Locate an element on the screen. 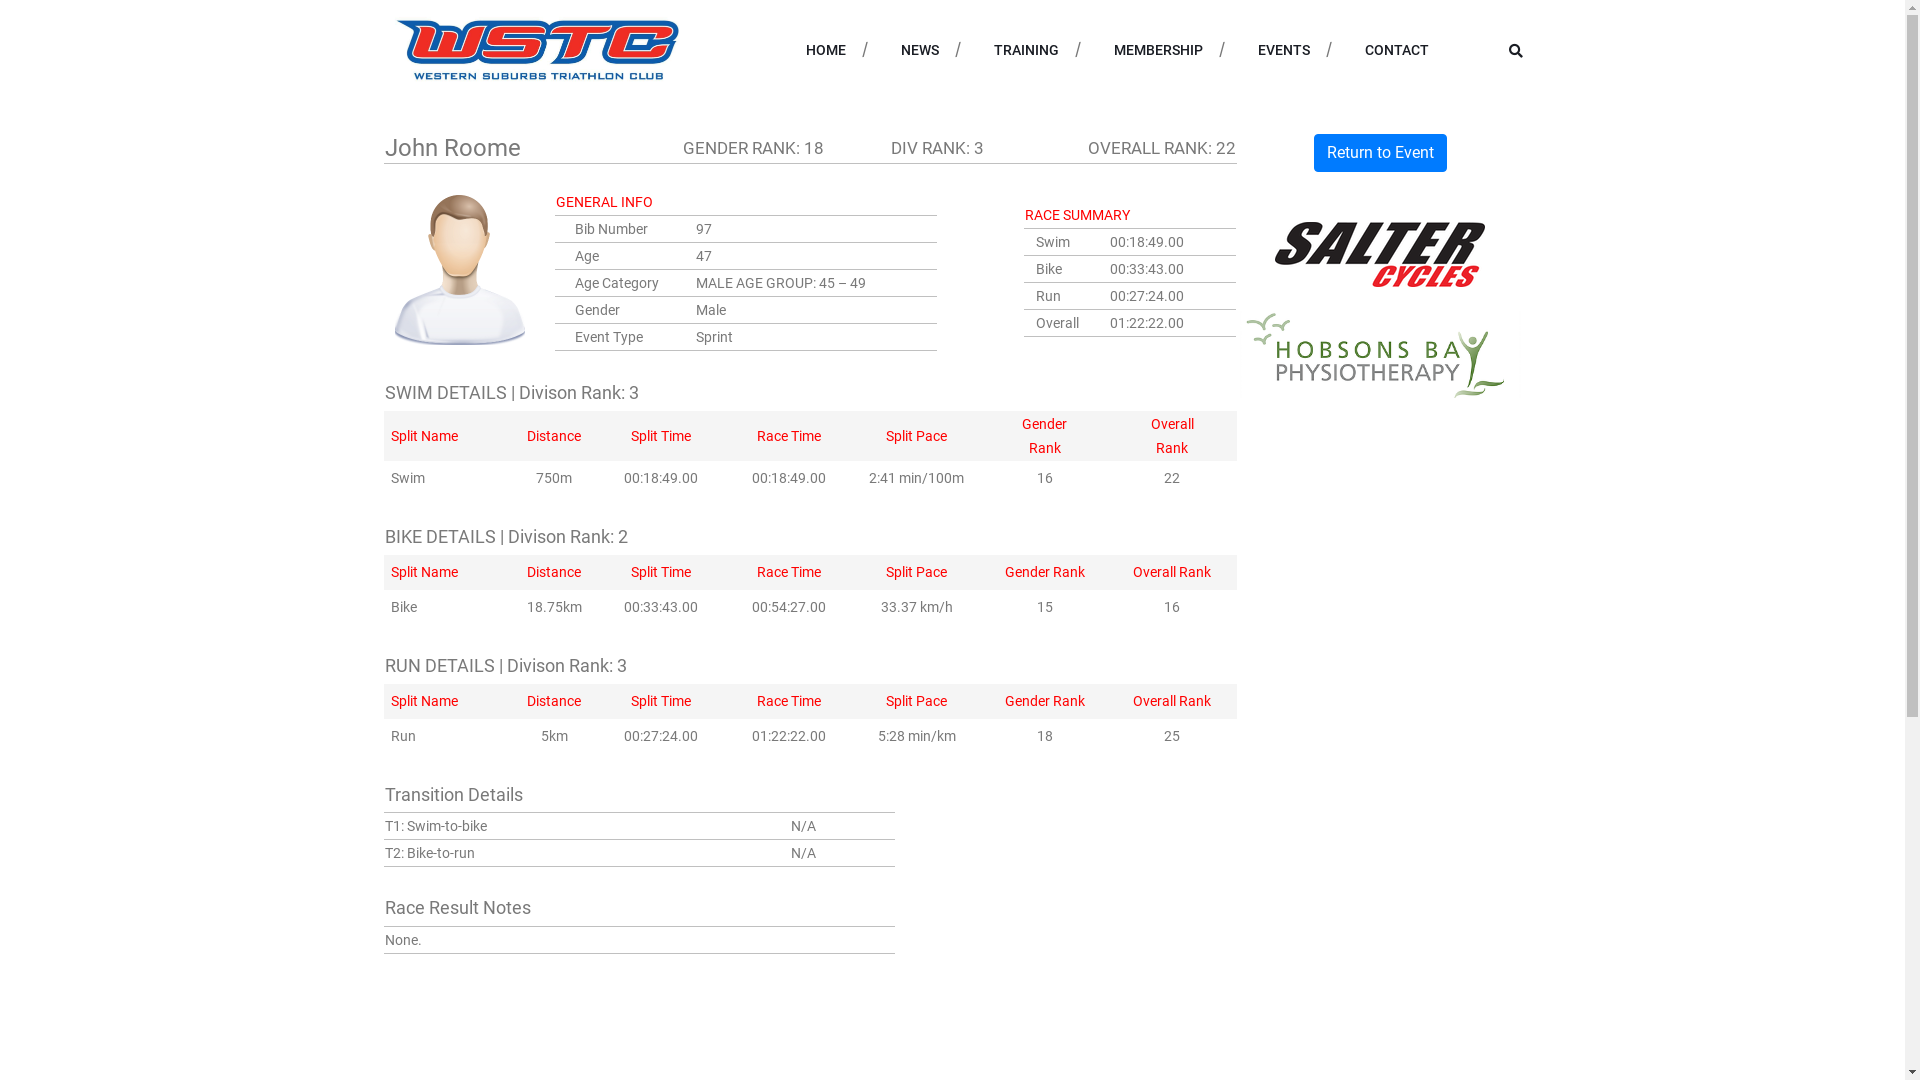  'HOME' is located at coordinates (825, 49).